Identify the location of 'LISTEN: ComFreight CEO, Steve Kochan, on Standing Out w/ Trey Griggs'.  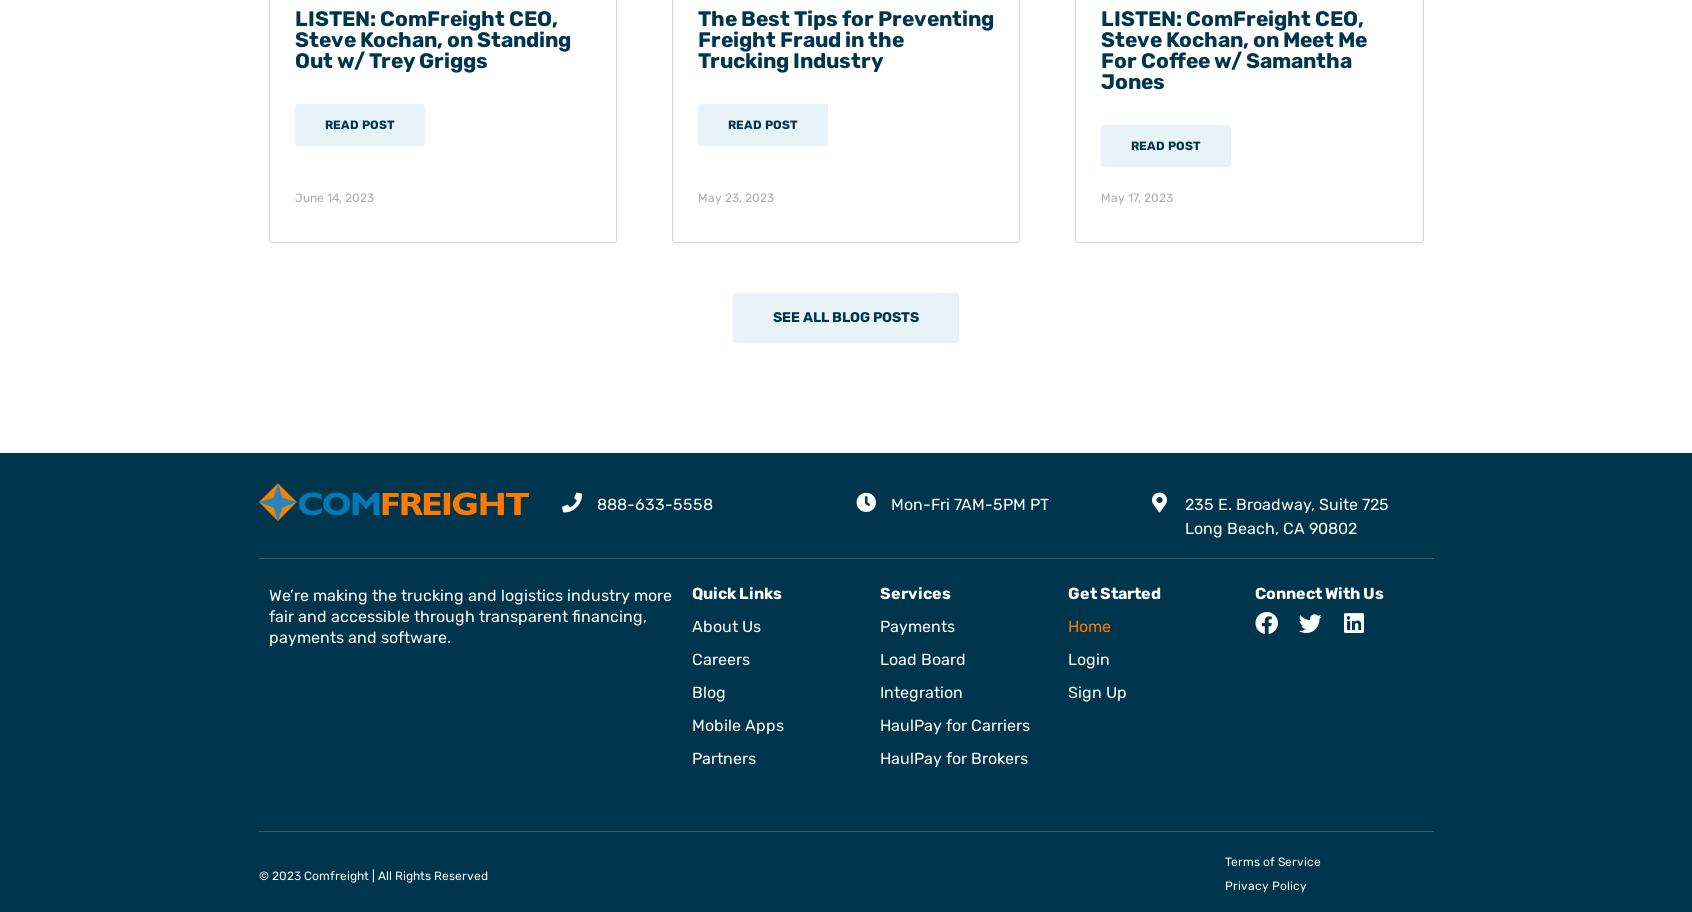
(430, 38).